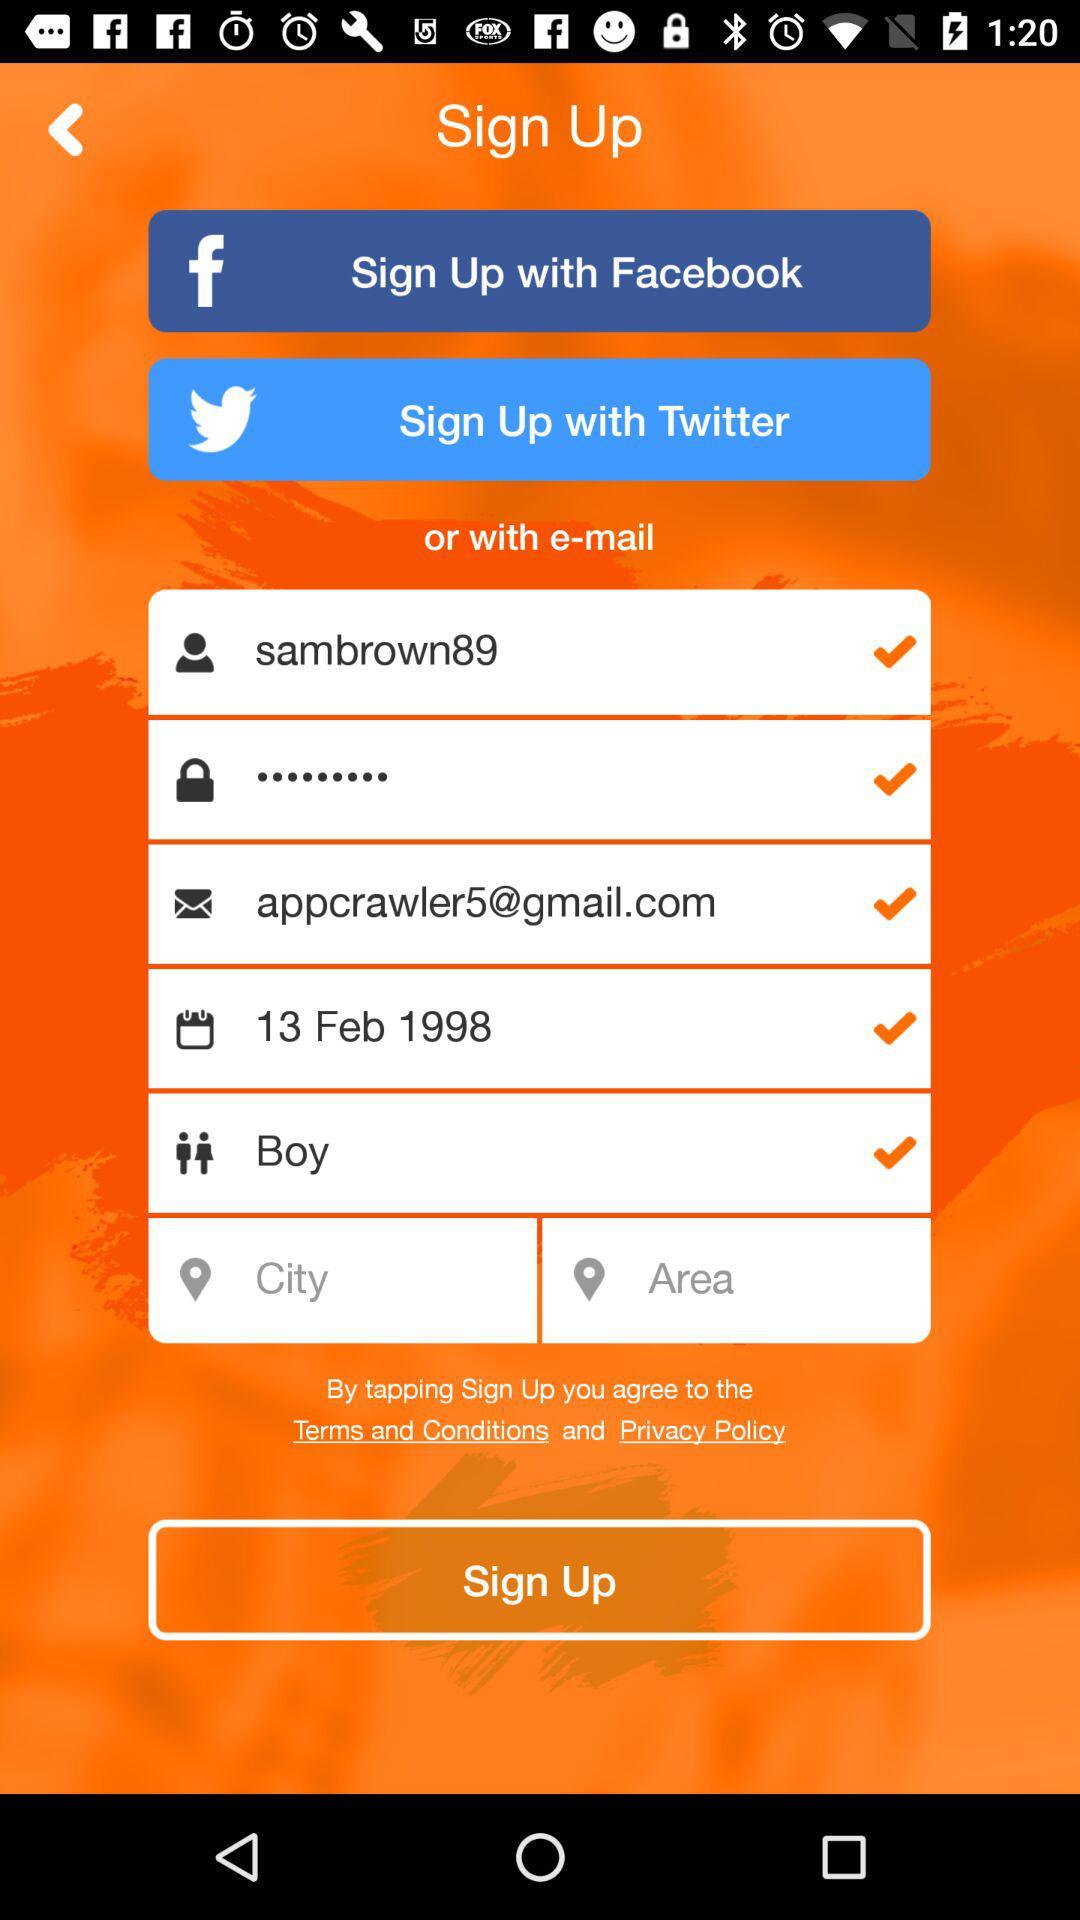  Describe the element at coordinates (420, 1430) in the screenshot. I see `the terms and conditions` at that location.